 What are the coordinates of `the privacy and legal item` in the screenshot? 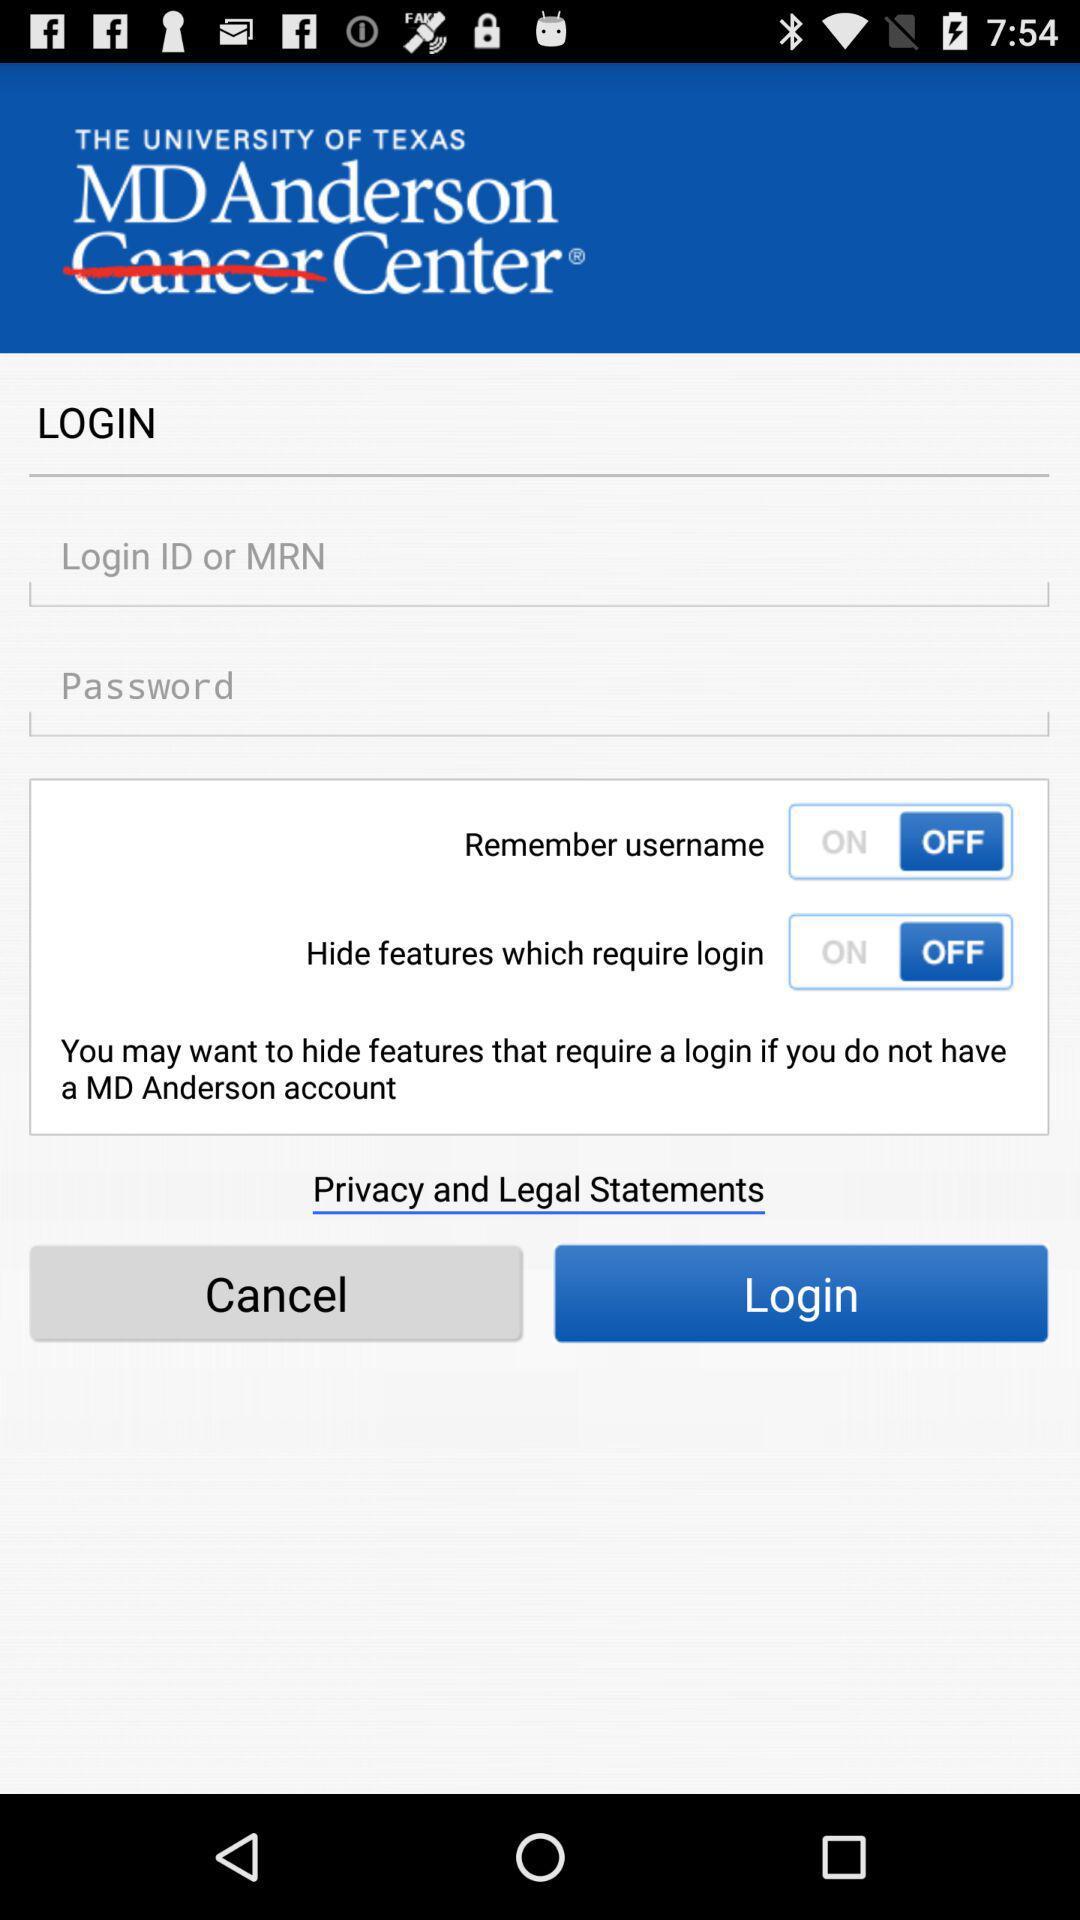 It's located at (537, 1188).